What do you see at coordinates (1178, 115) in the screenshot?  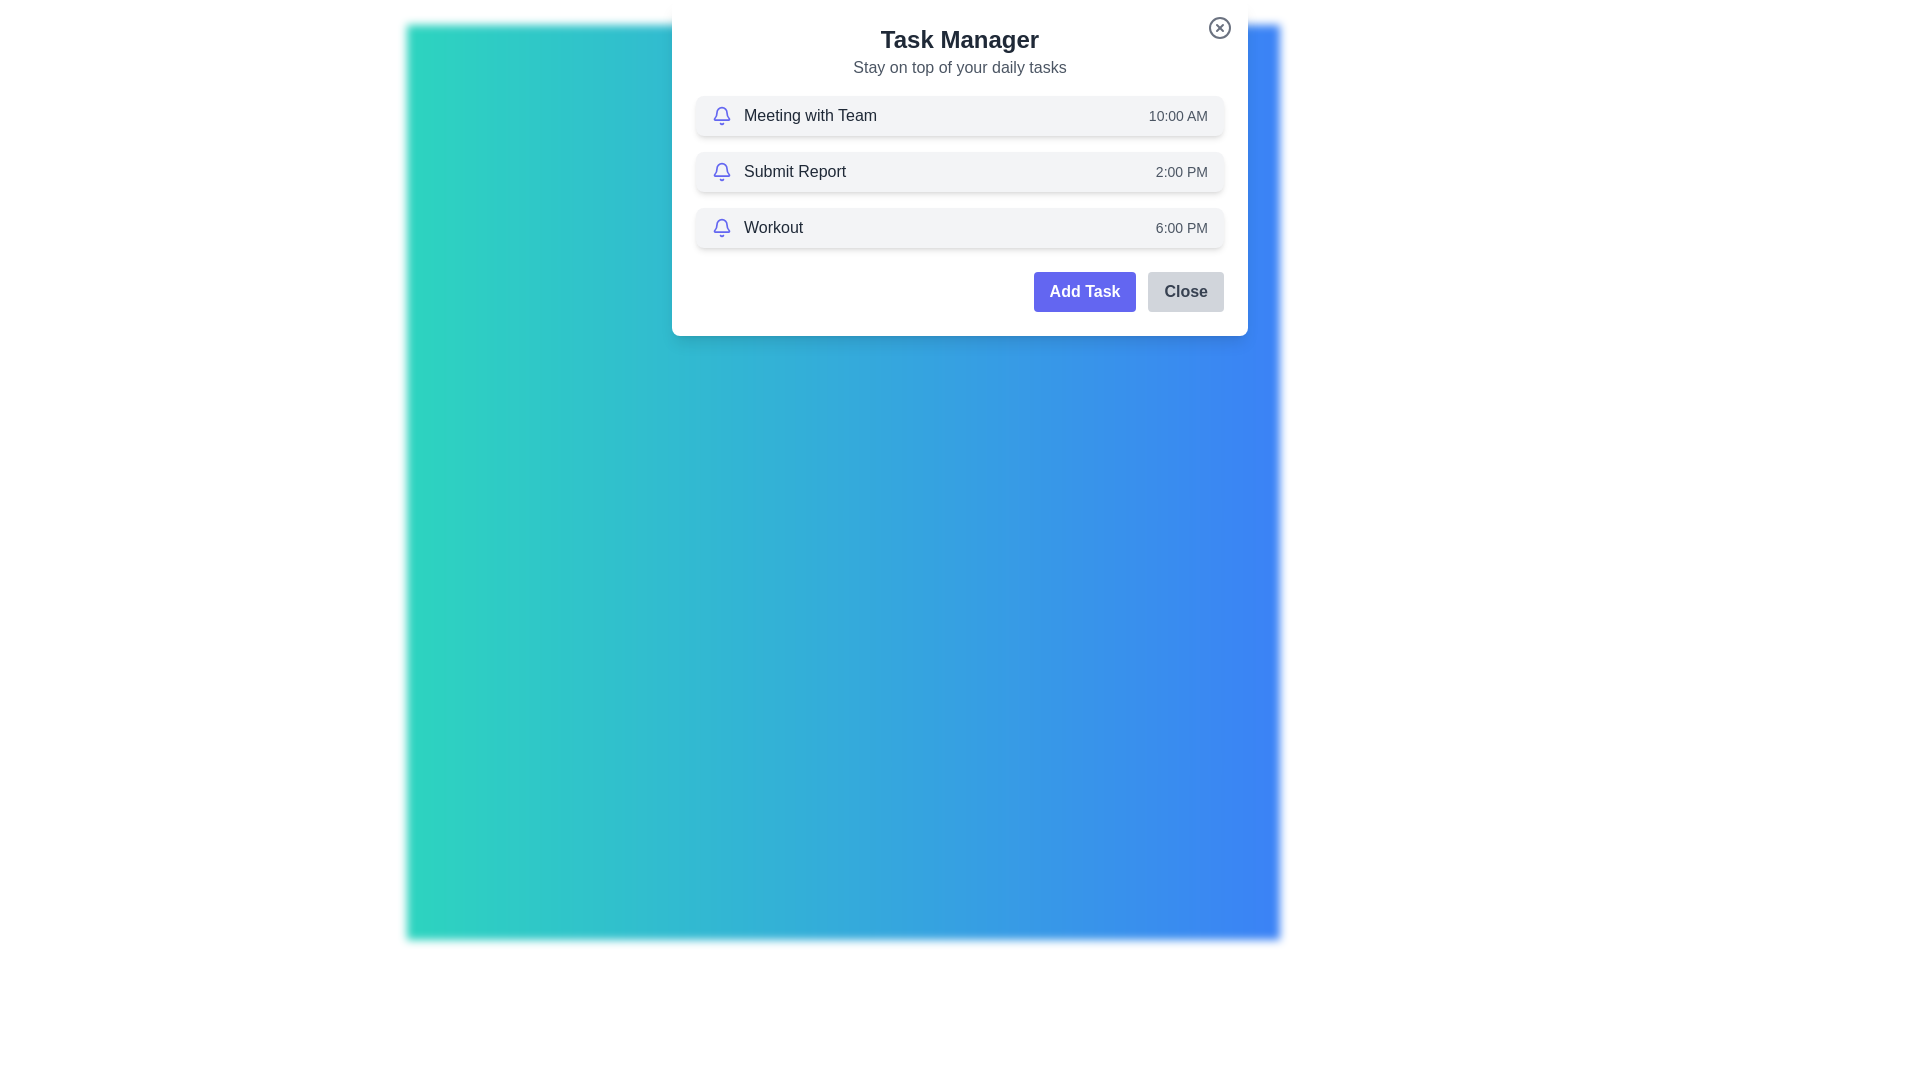 I see `the static text label displaying the time '10:00 AM' associated with the event 'Meeting with Team'` at bounding box center [1178, 115].